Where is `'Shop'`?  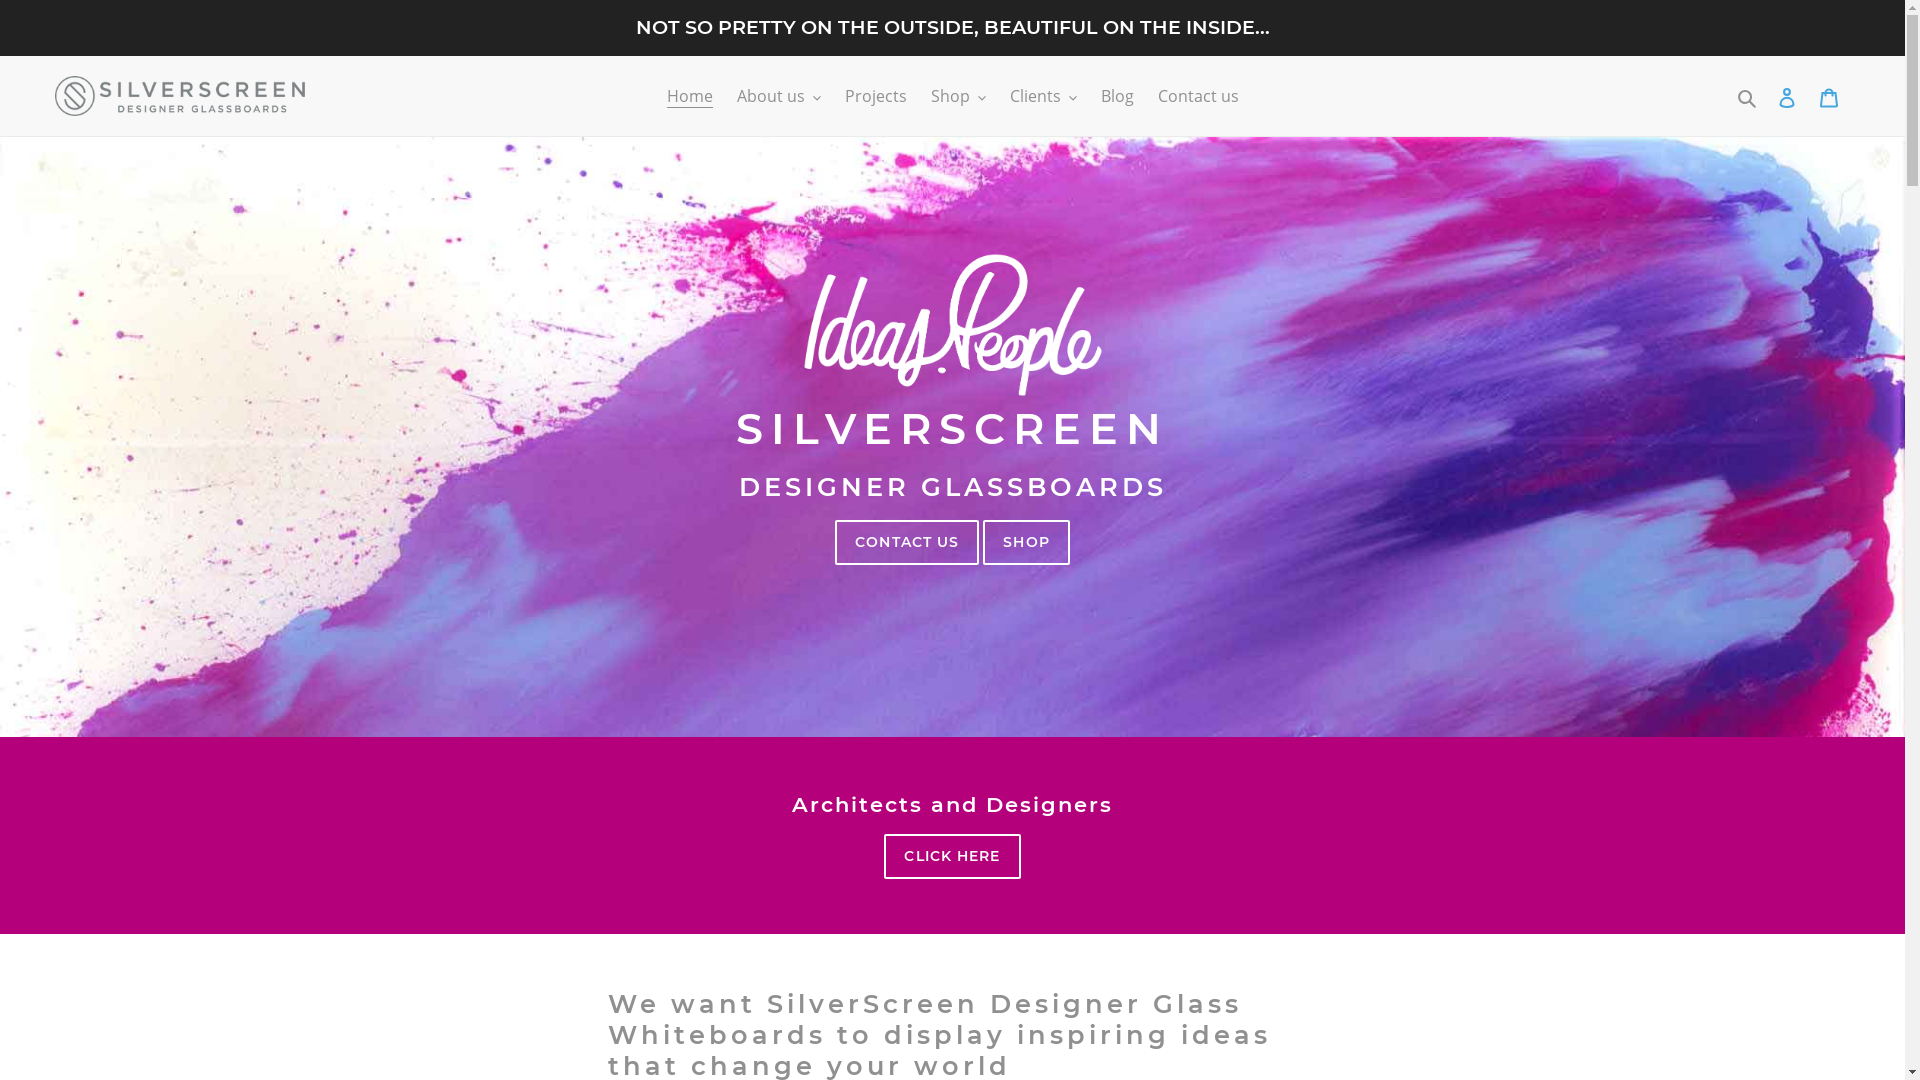
'Shop' is located at coordinates (956, 96).